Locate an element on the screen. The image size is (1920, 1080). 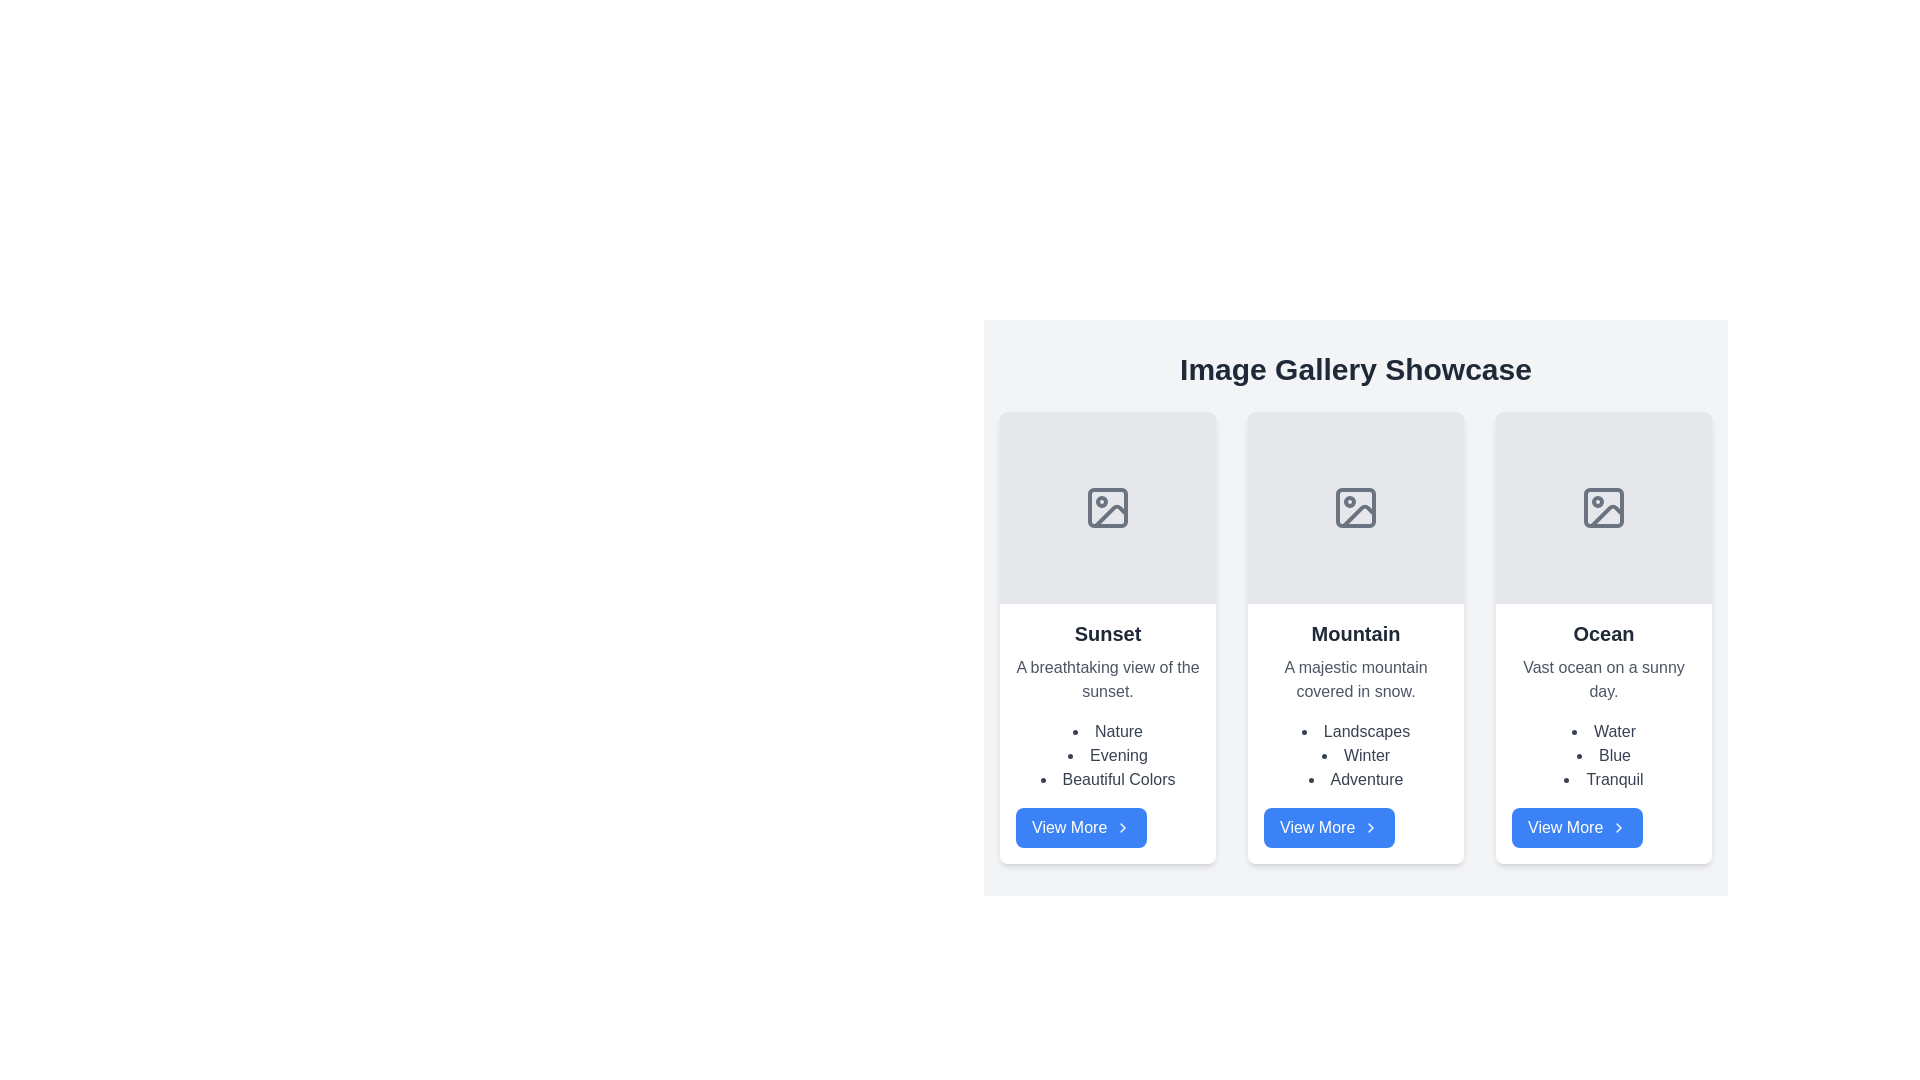
the first bullet point of the list within the 'Ocean' card, which is the third card in a horizontal grid is located at coordinates (1603, 733).